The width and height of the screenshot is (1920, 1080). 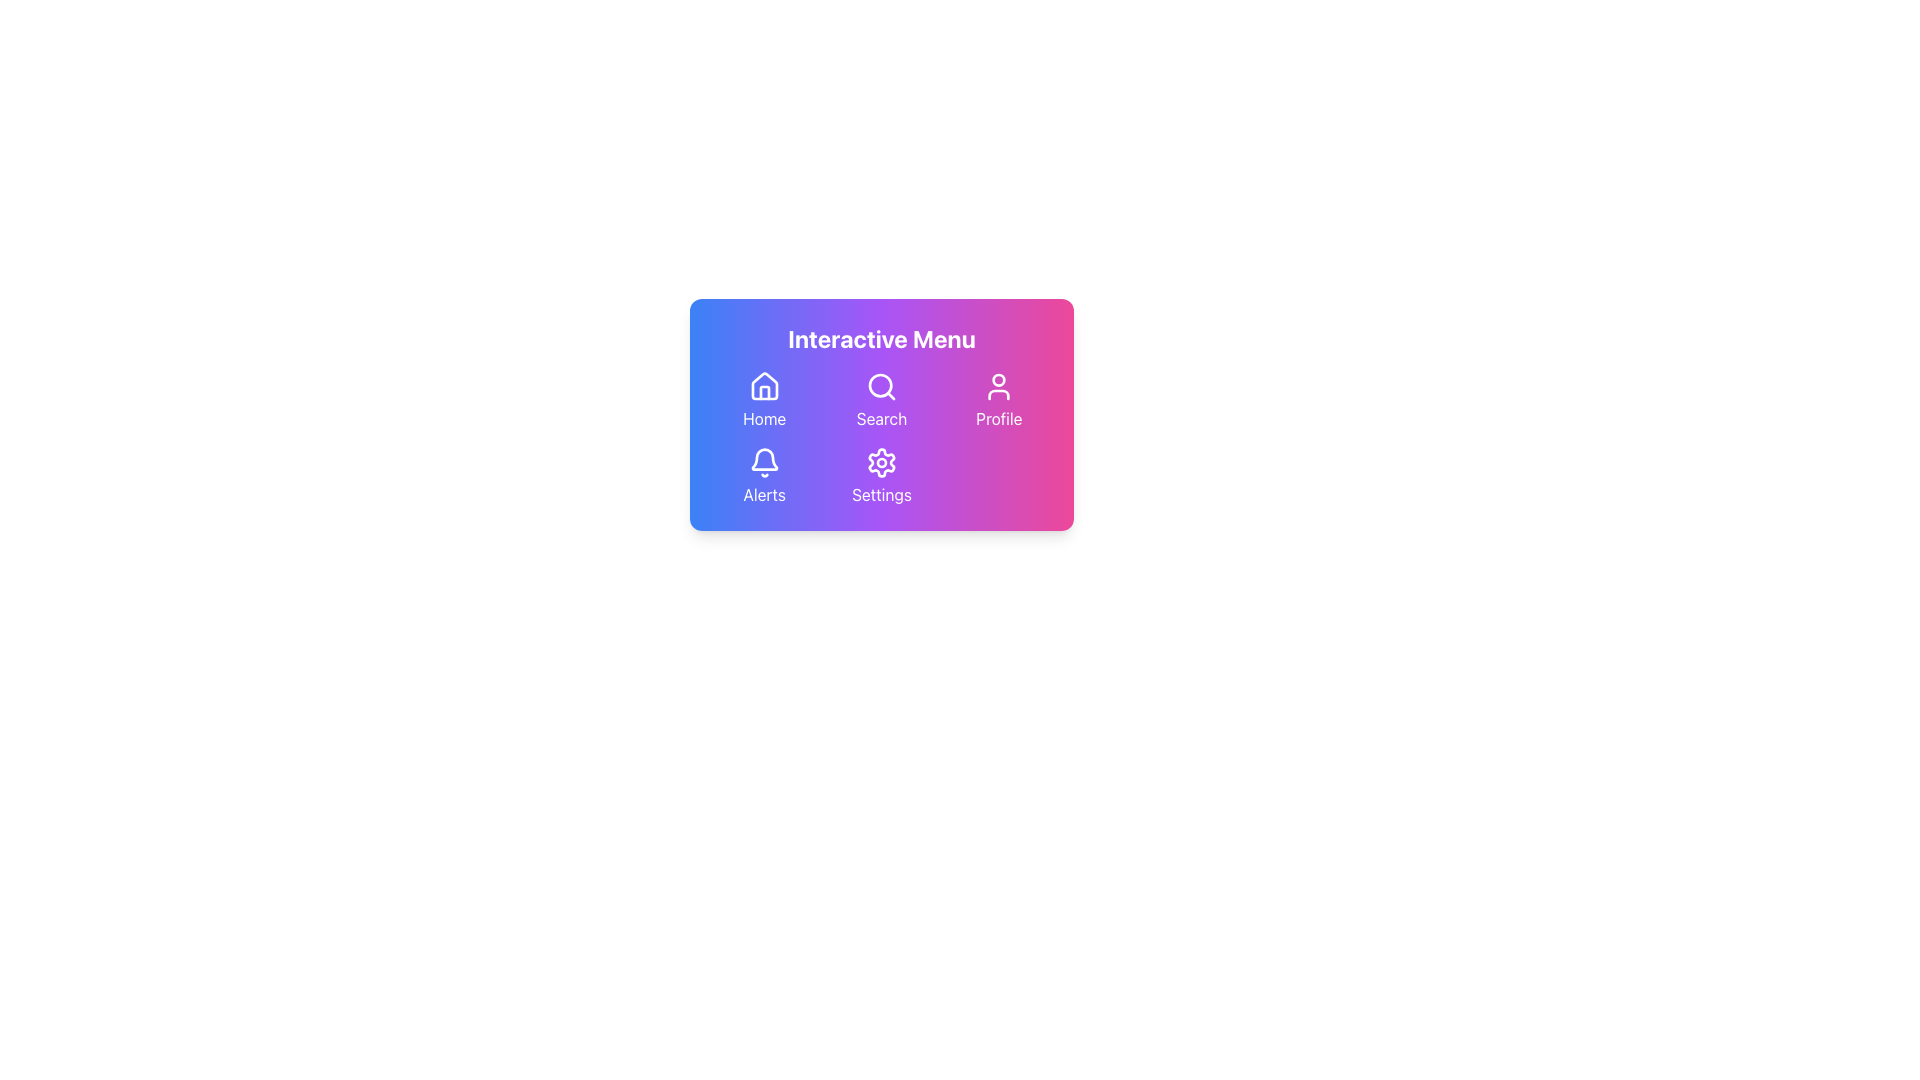 I want to click on the 'Alerts' icon located in the bottom left of the interactive menu interface, so click(x=762, y=459).